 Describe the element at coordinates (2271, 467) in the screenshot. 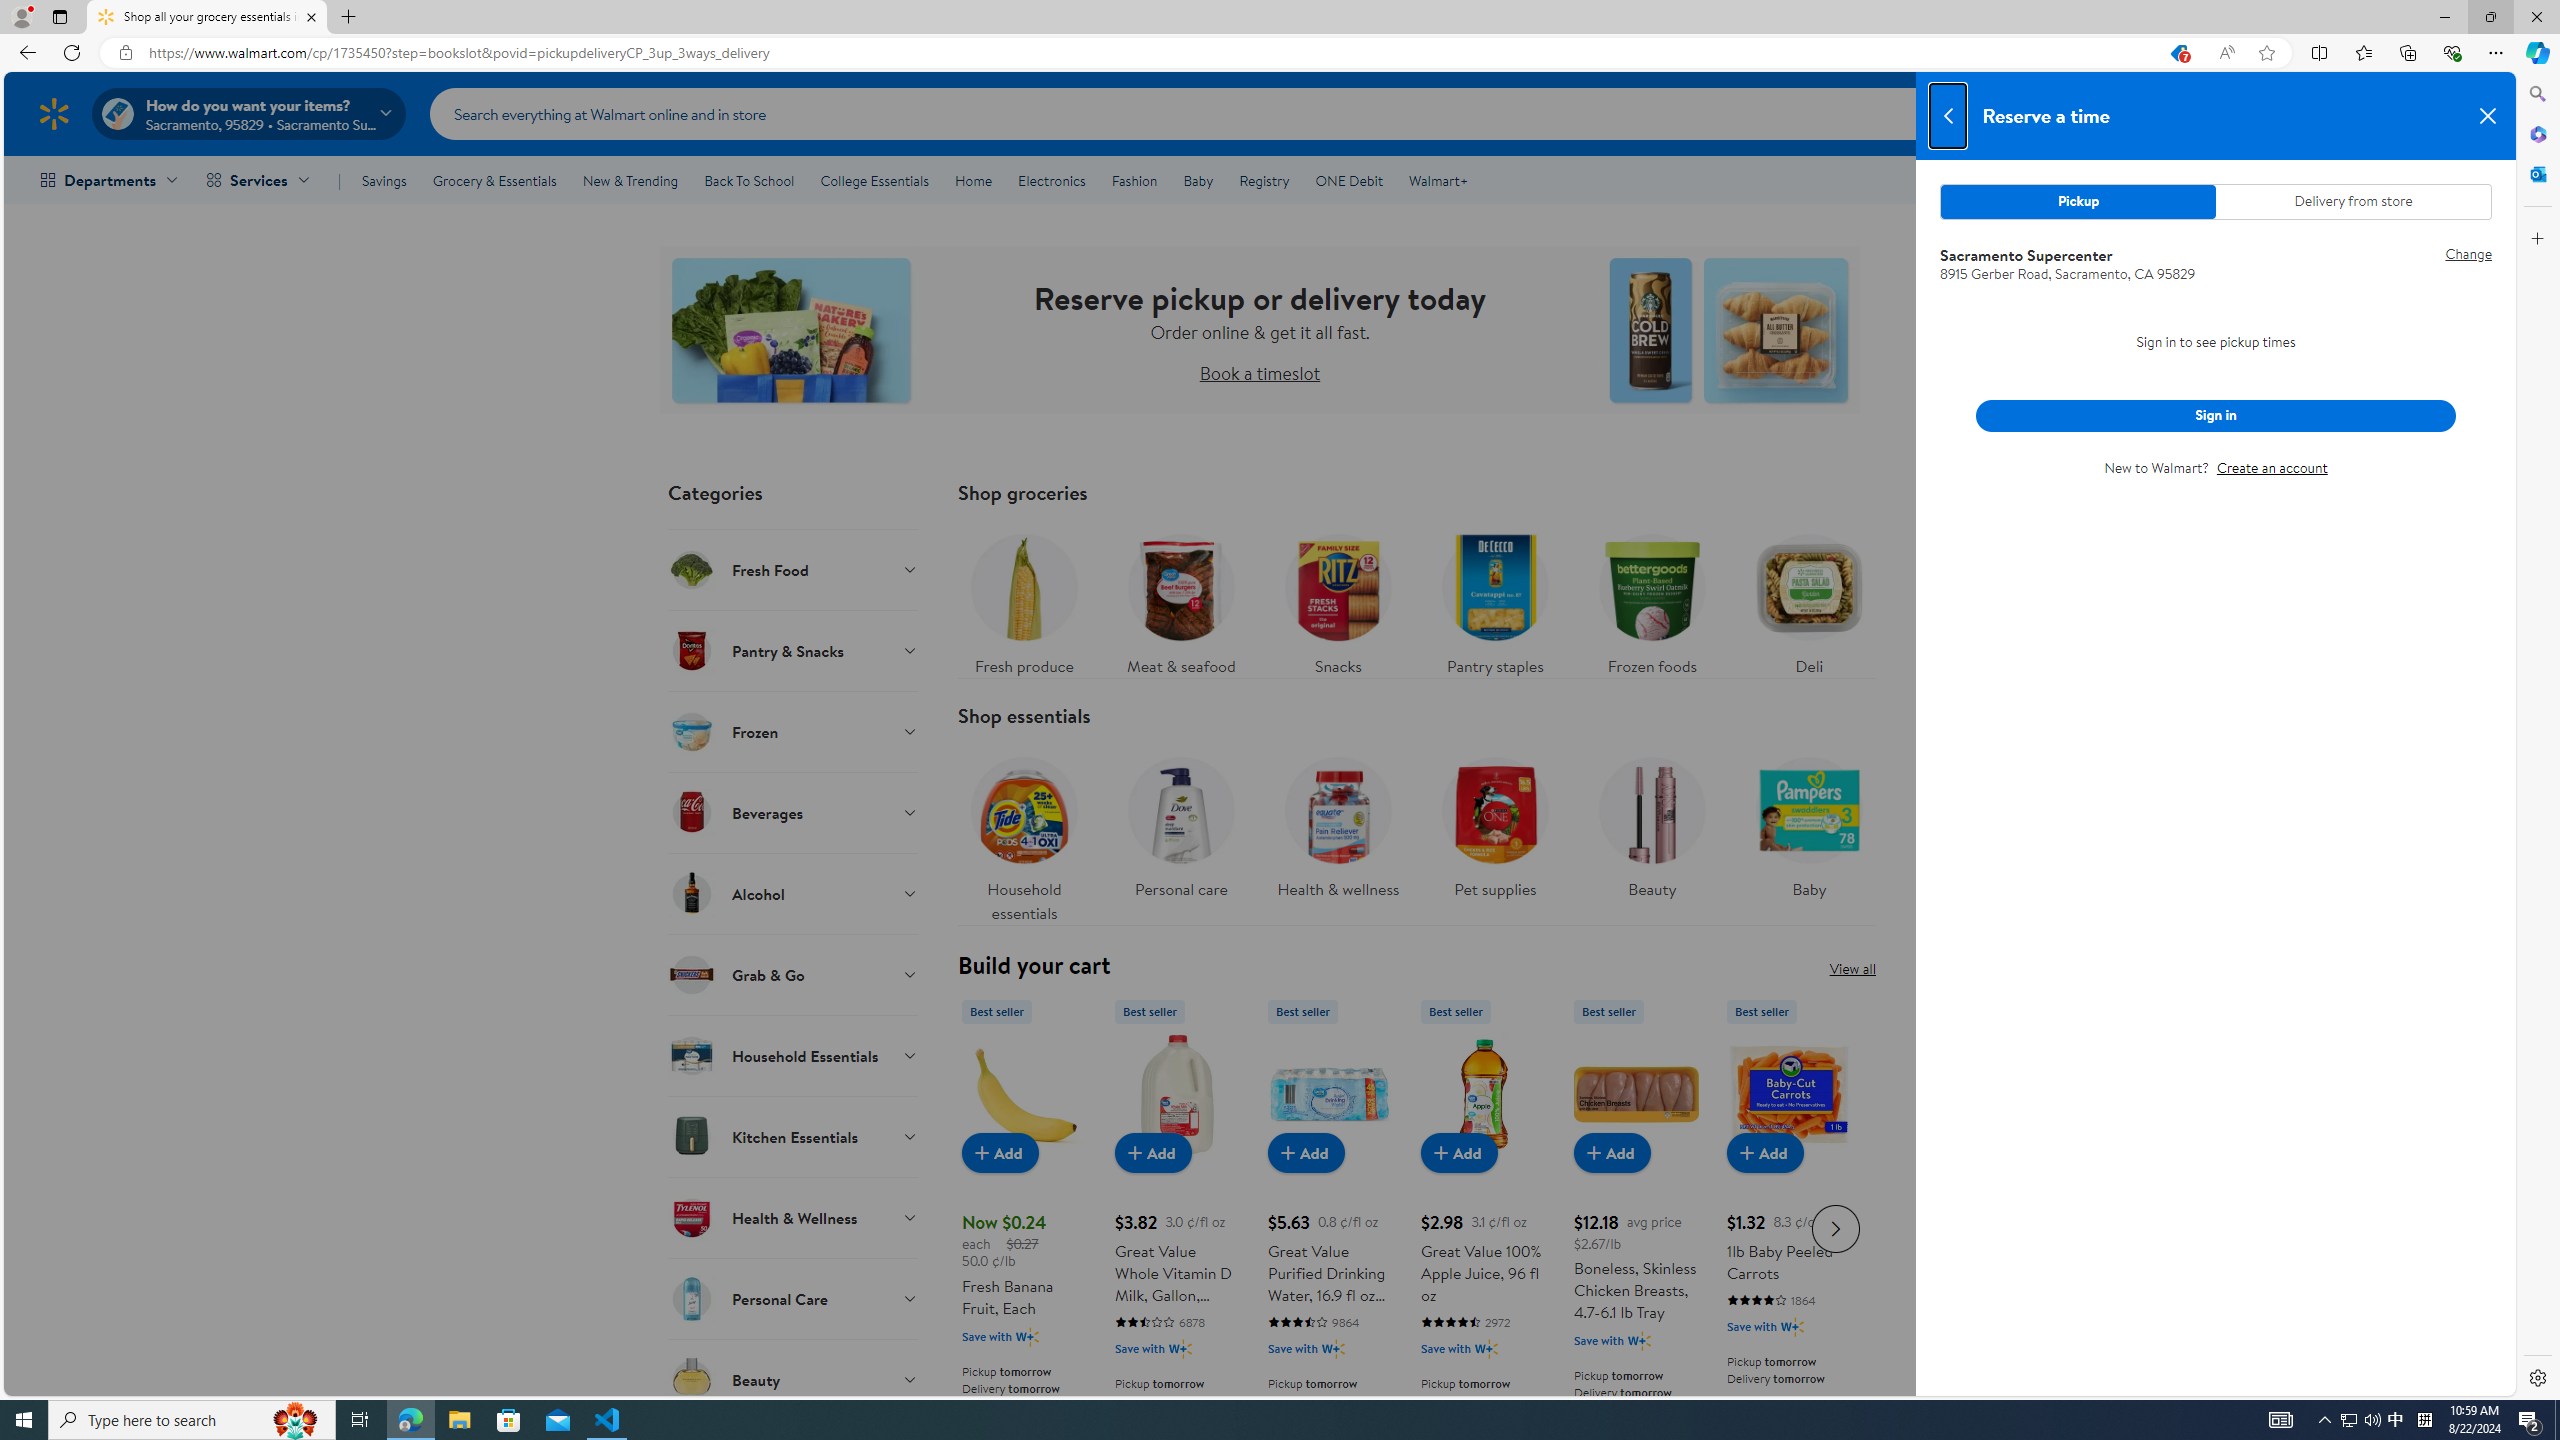

I see `'Create an account'` at that location.